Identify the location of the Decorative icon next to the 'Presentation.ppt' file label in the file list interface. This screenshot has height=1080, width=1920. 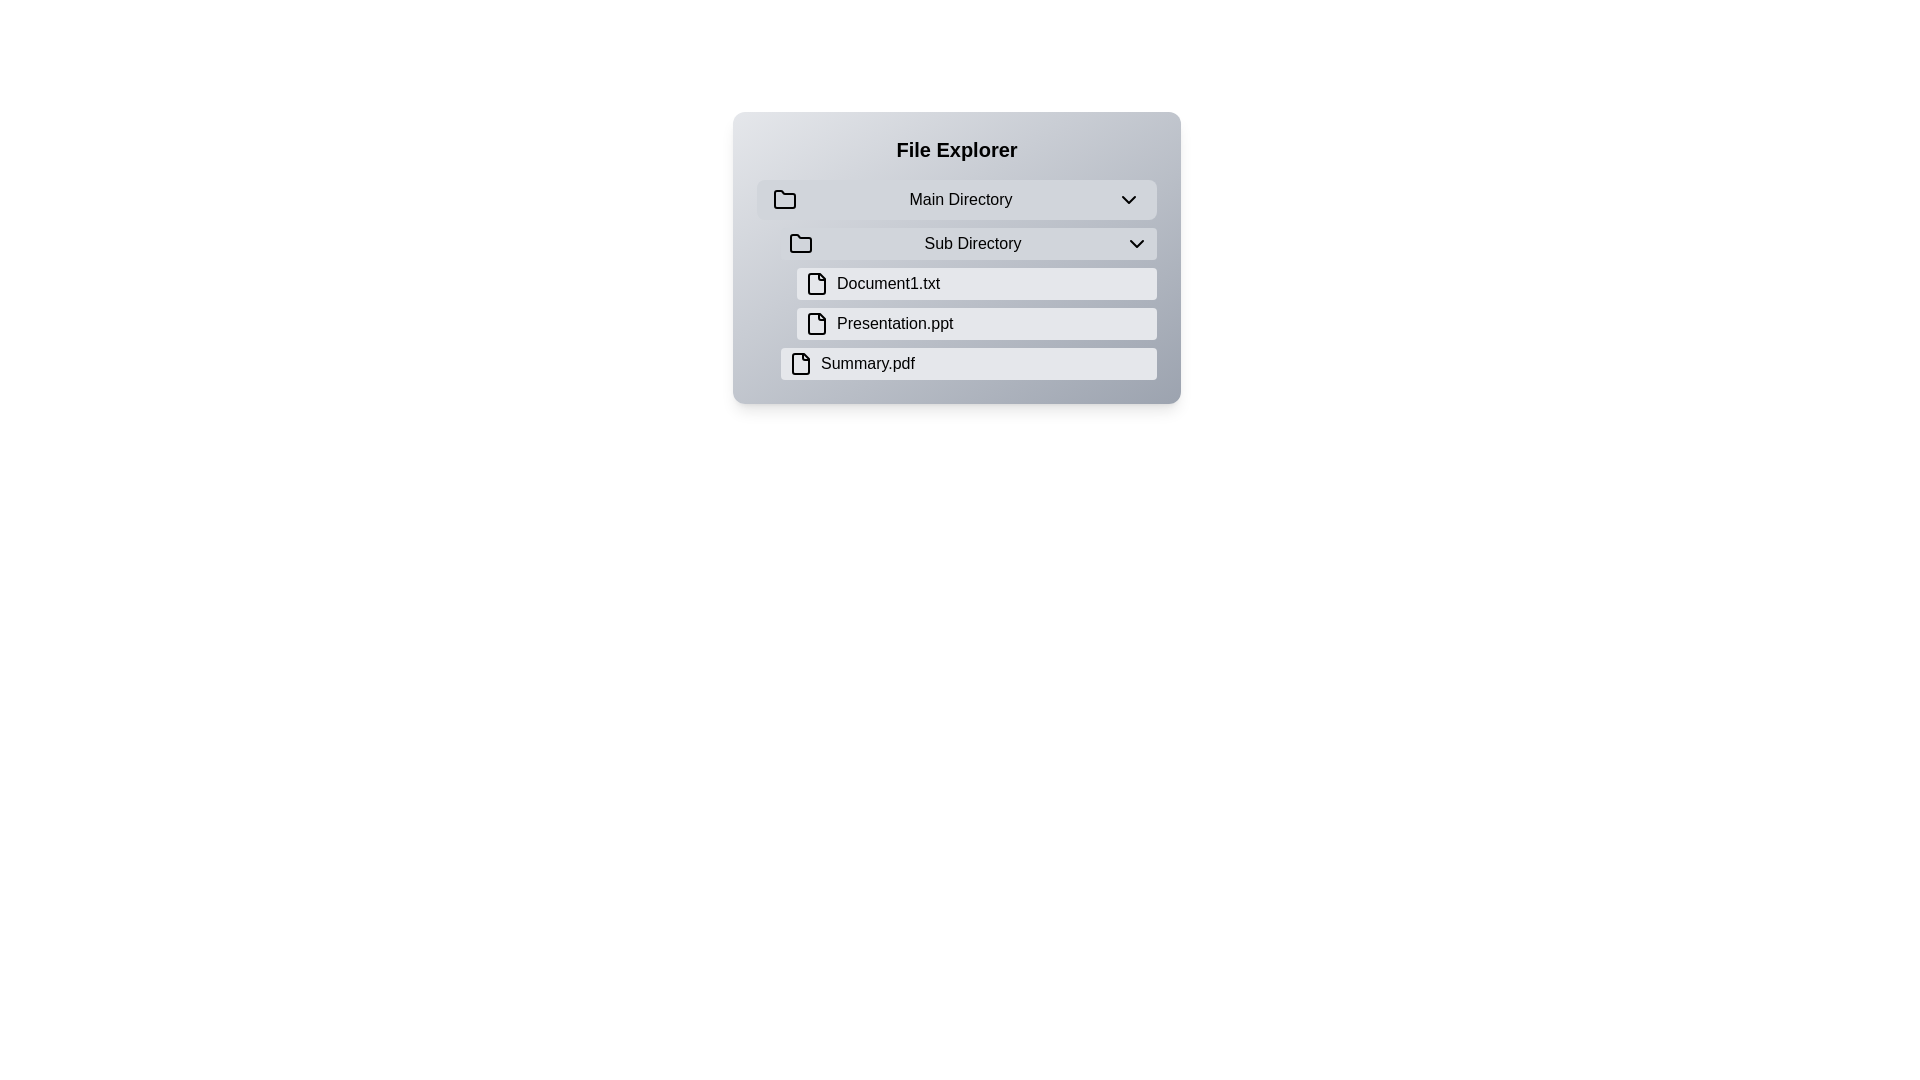
(816, 323).